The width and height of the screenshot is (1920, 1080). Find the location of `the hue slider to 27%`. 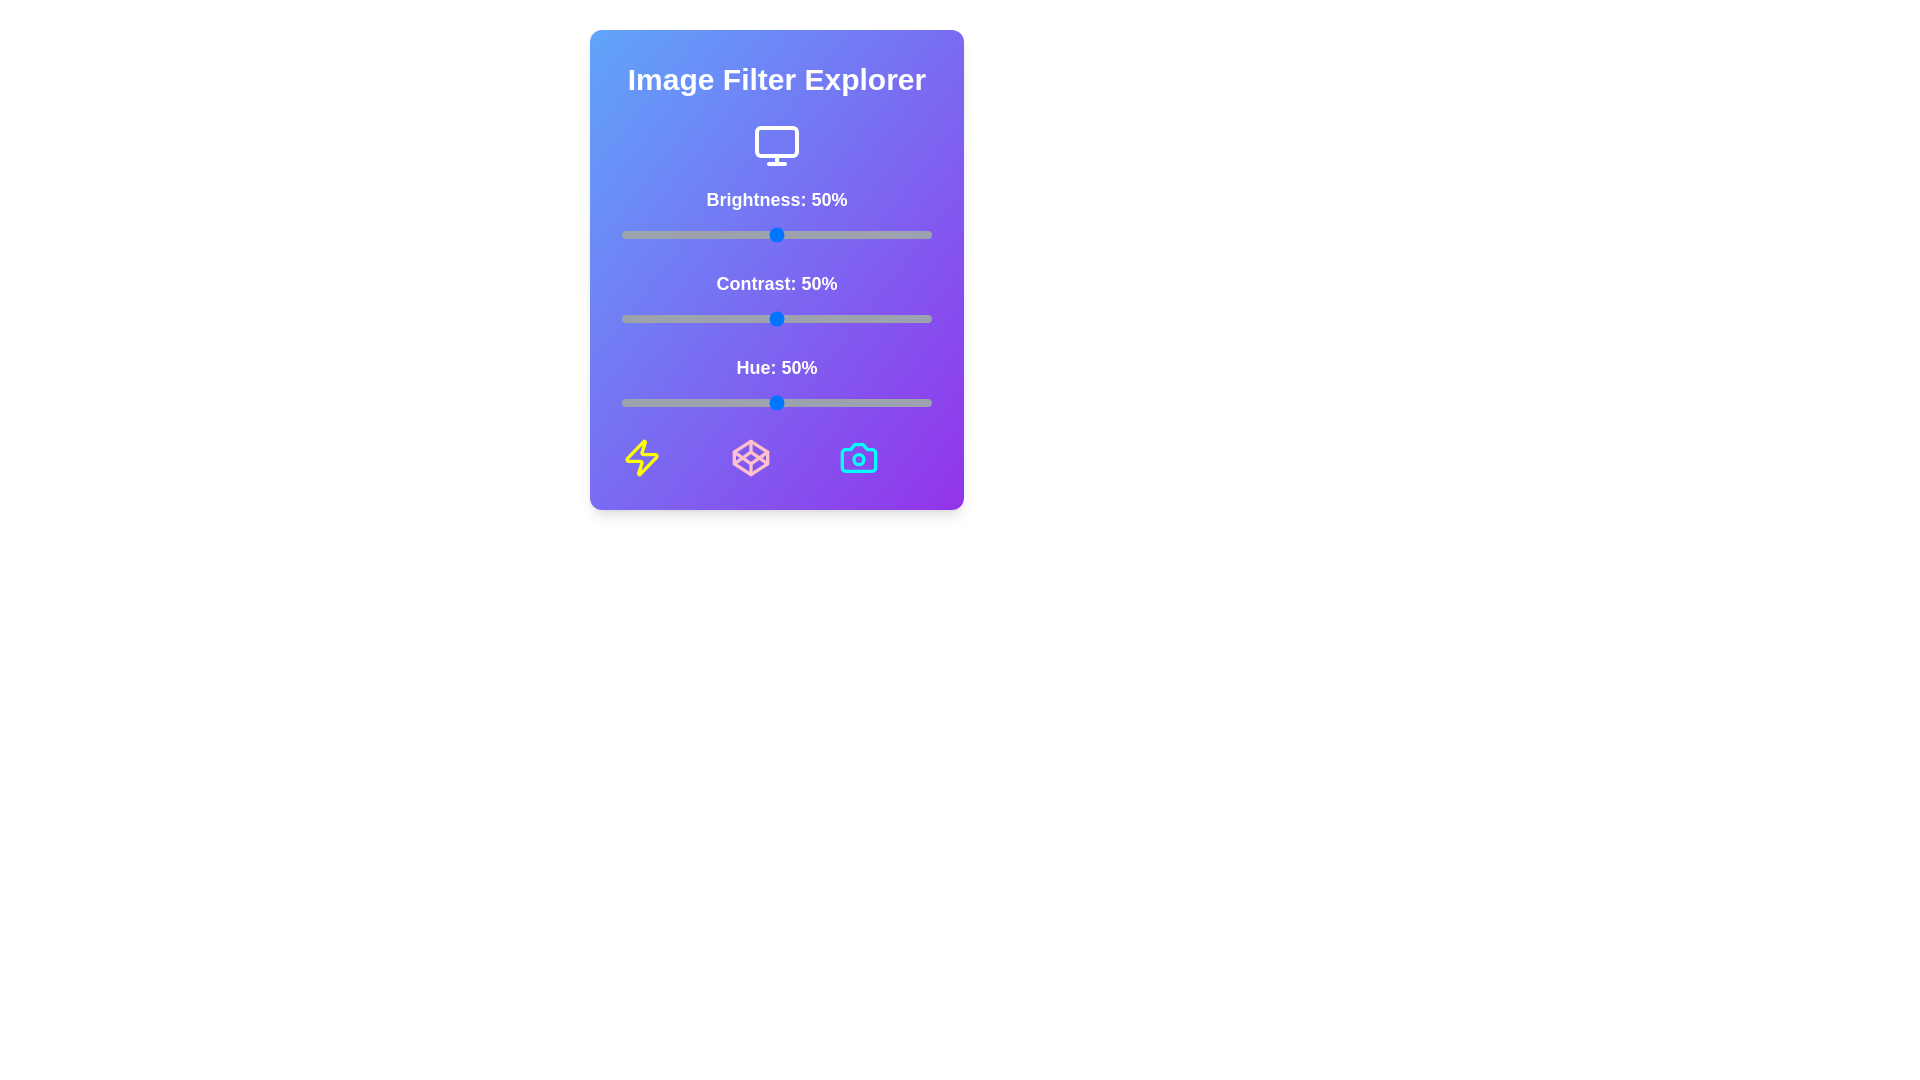

the hue slider to 27% is located at coordinates (705, 402).